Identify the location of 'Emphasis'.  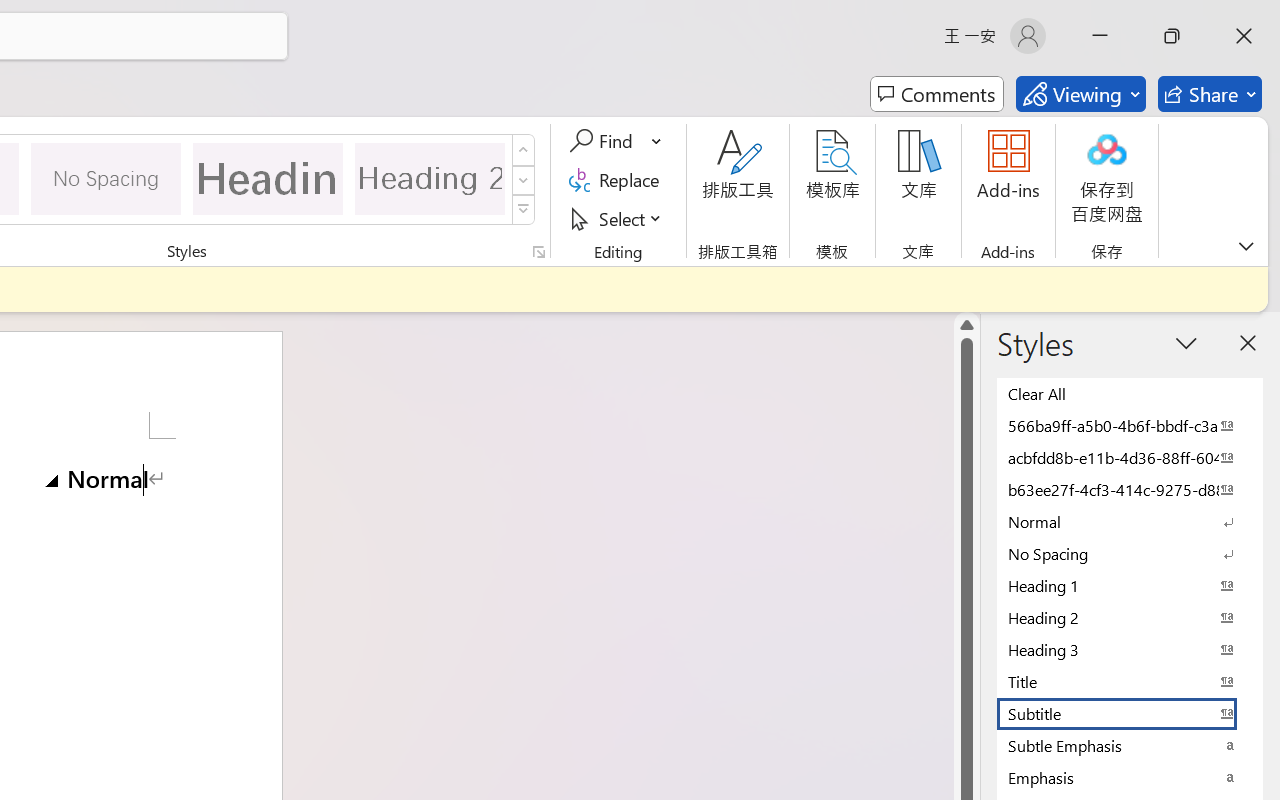
(1130, 776).